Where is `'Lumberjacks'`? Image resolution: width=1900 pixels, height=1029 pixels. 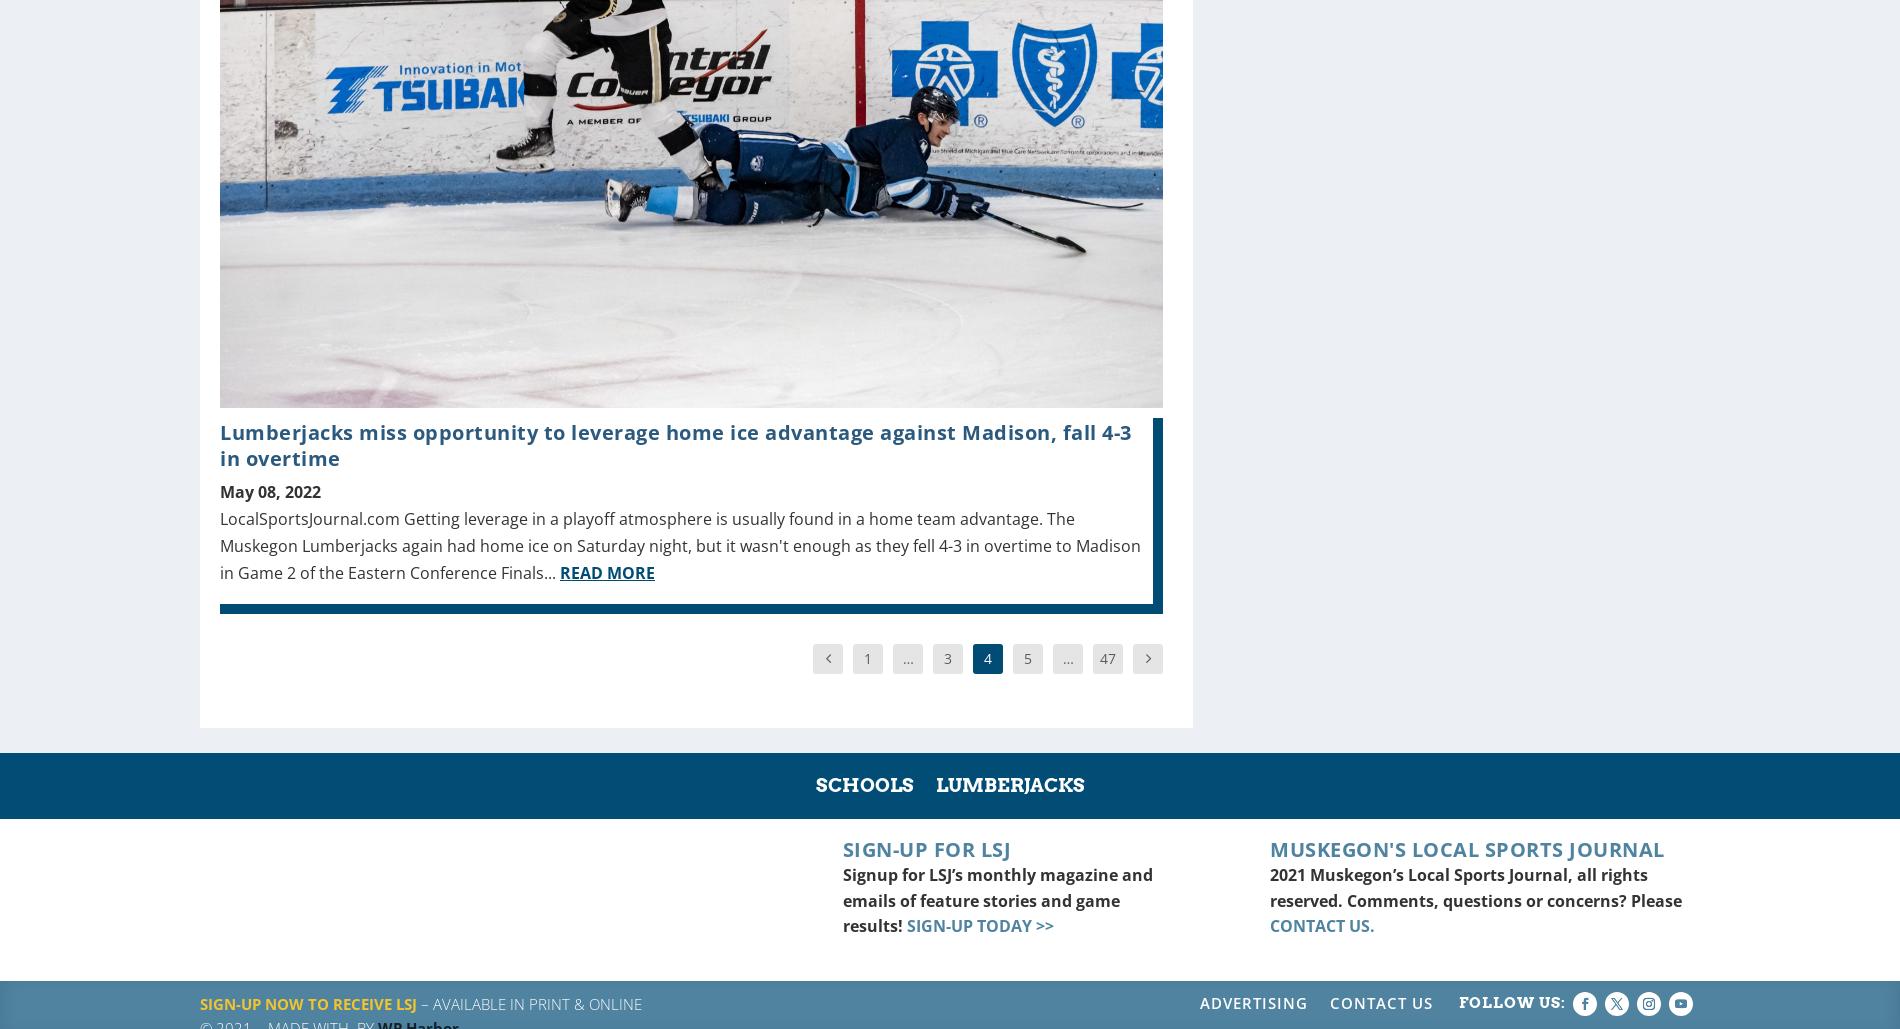 'Lumberjacks' is located at coordinates (1009, 785).